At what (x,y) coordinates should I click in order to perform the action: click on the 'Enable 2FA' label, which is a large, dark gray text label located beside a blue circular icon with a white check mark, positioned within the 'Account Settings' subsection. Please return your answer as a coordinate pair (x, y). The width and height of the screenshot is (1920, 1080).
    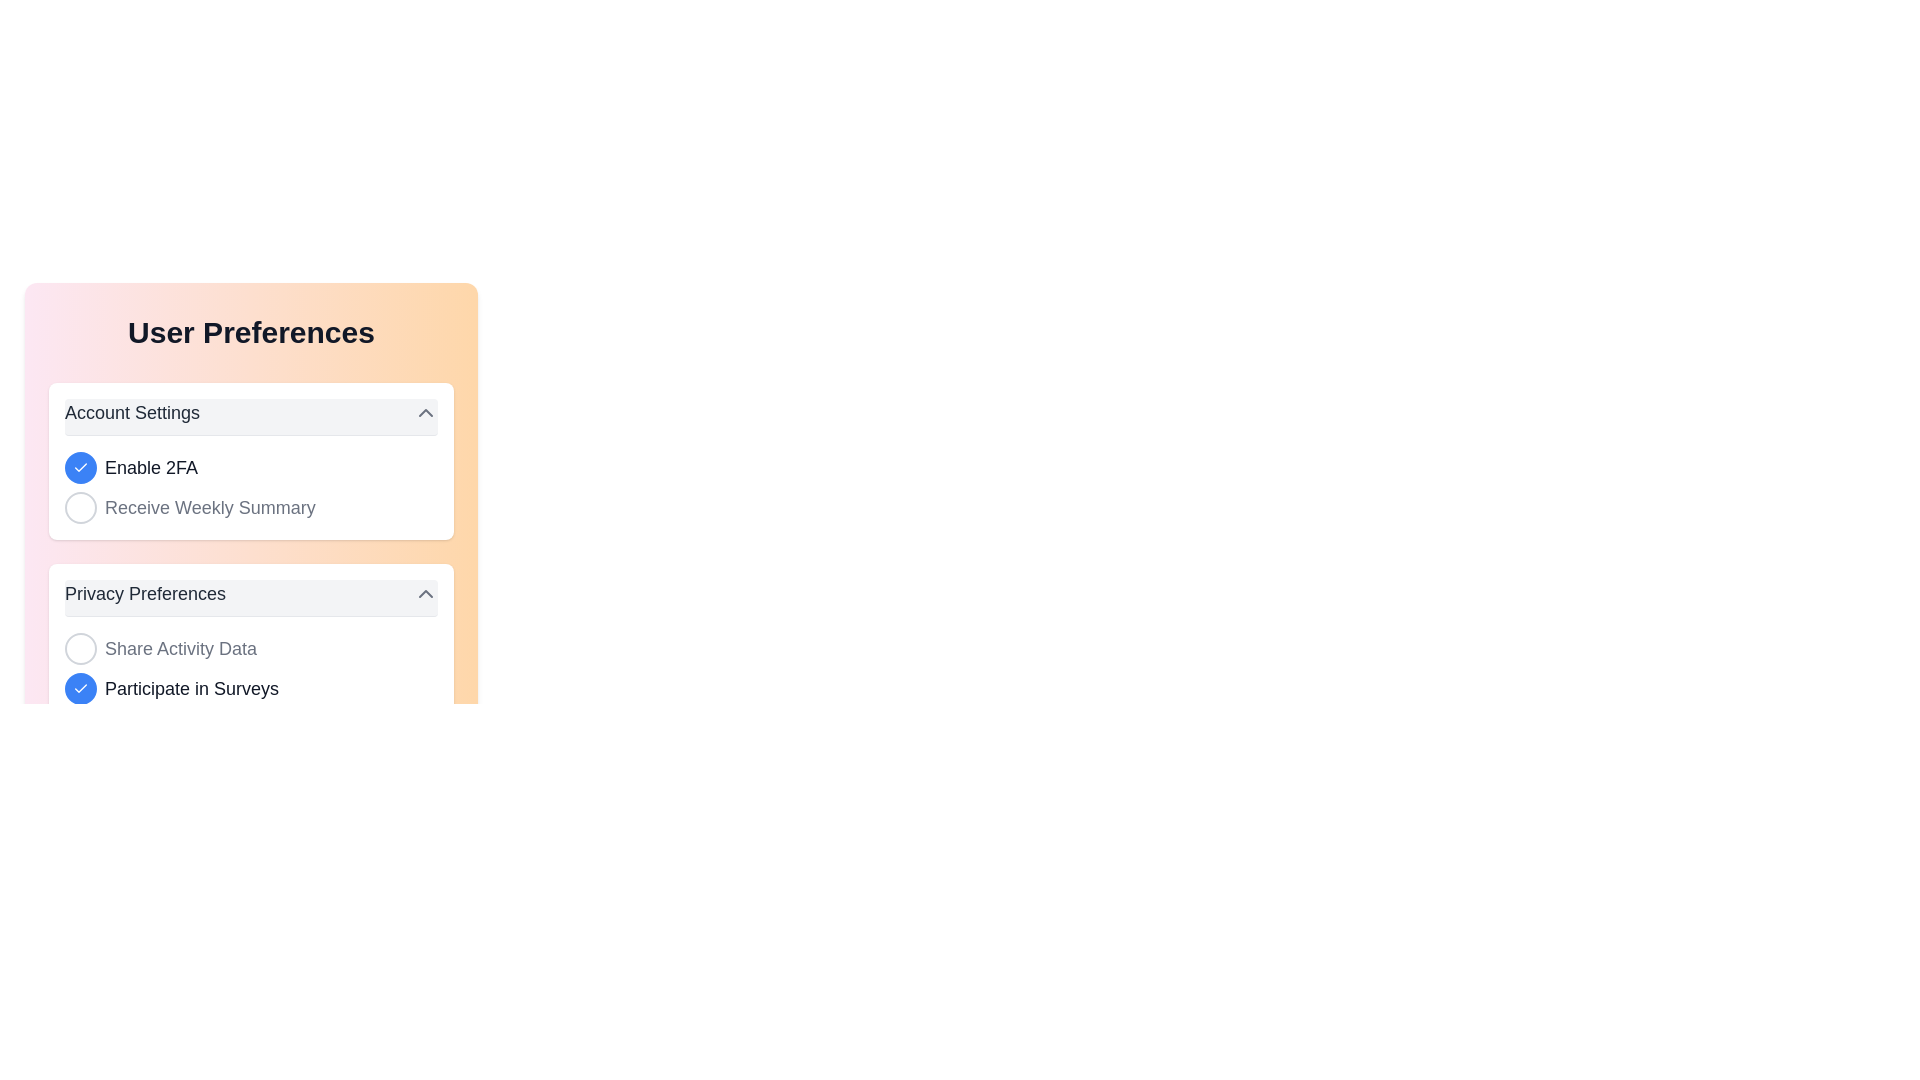
    Looking at the image, I should click on (150, 467).